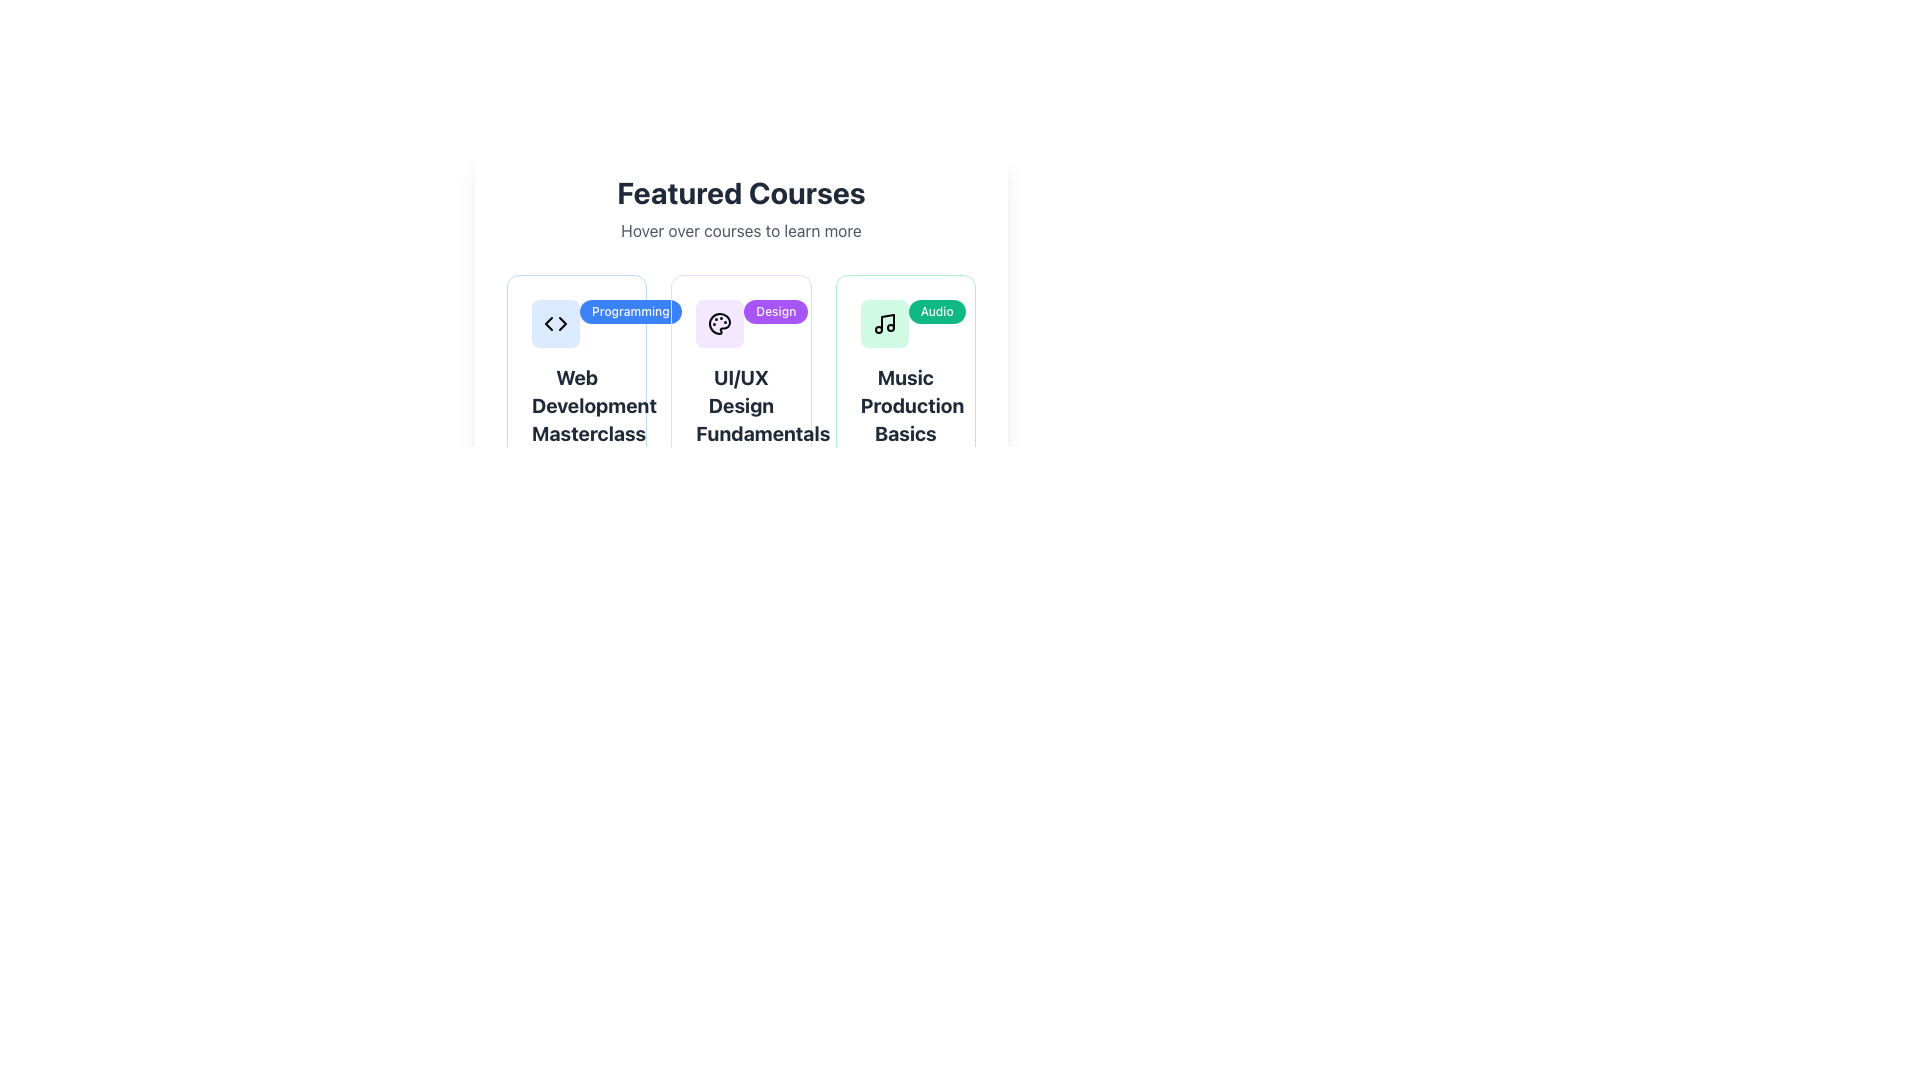  I want to click on the design icon located in the second column of the 'Featured Courses' row, which represents the 'UI/UX Design Fundamentals' course, so click(720, 323).